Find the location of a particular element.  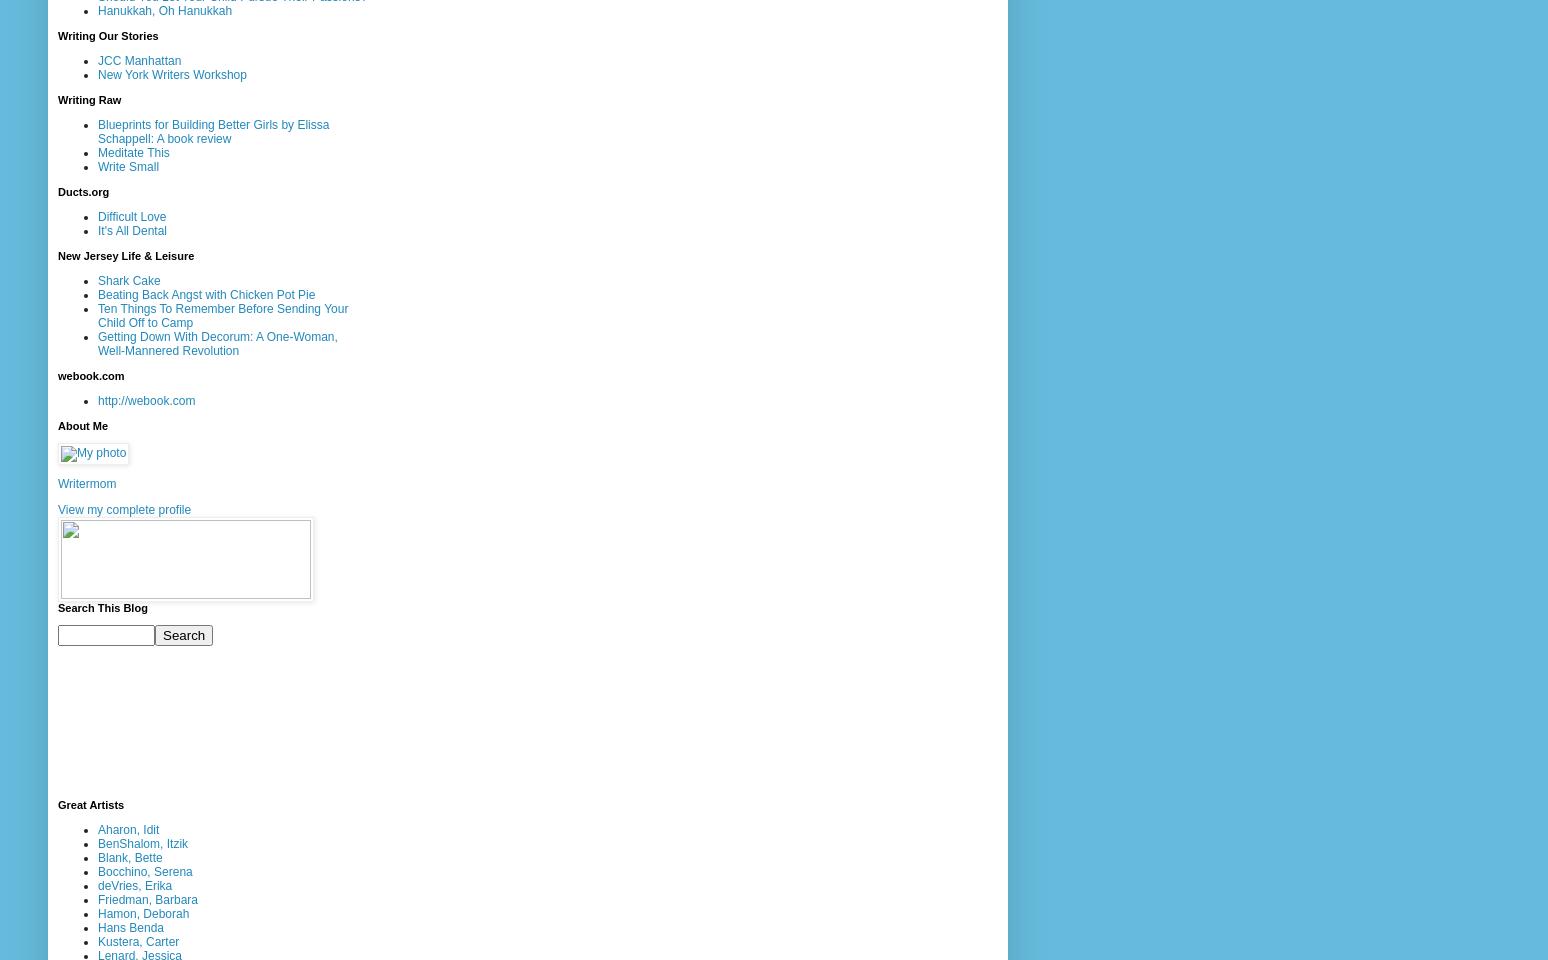

'Hanukkah, Oh Hanukkah' is located at coordinates (165, 8).